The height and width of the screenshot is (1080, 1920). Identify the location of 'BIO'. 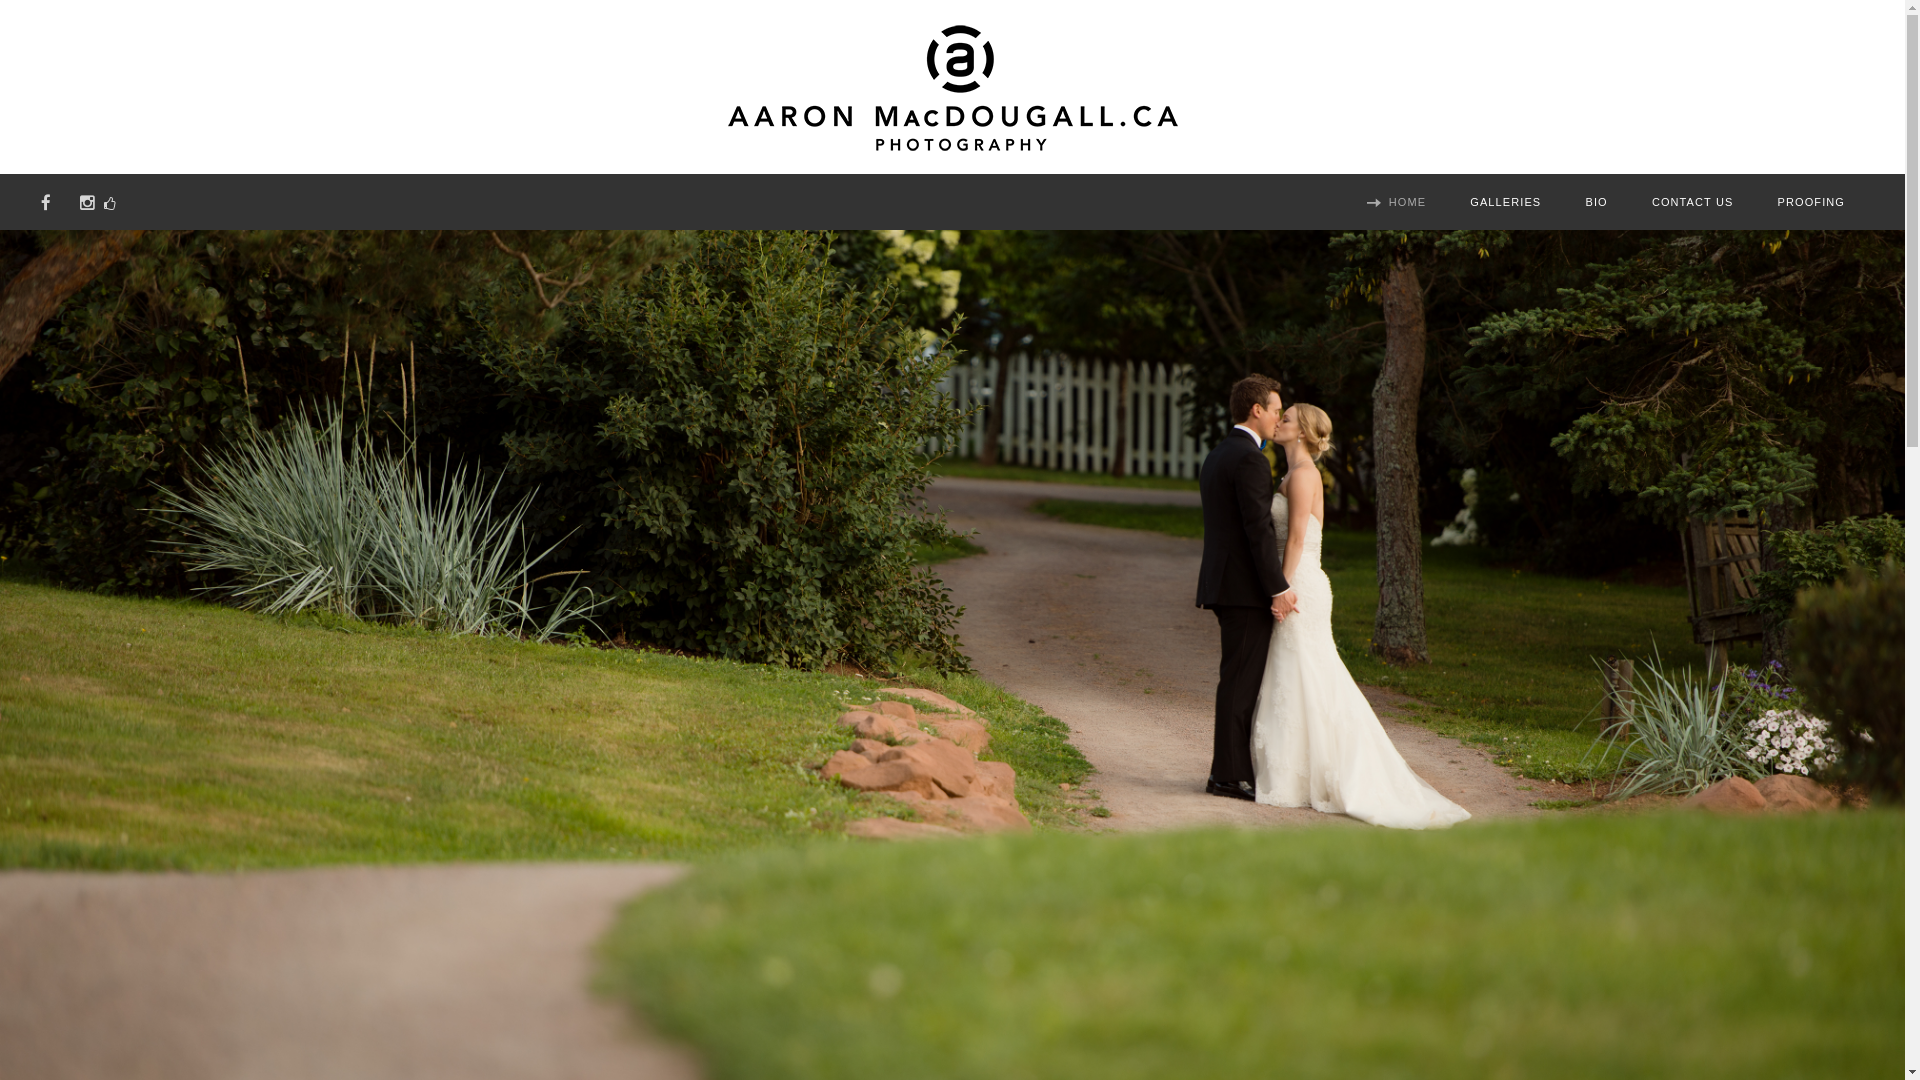
(1597, 204).